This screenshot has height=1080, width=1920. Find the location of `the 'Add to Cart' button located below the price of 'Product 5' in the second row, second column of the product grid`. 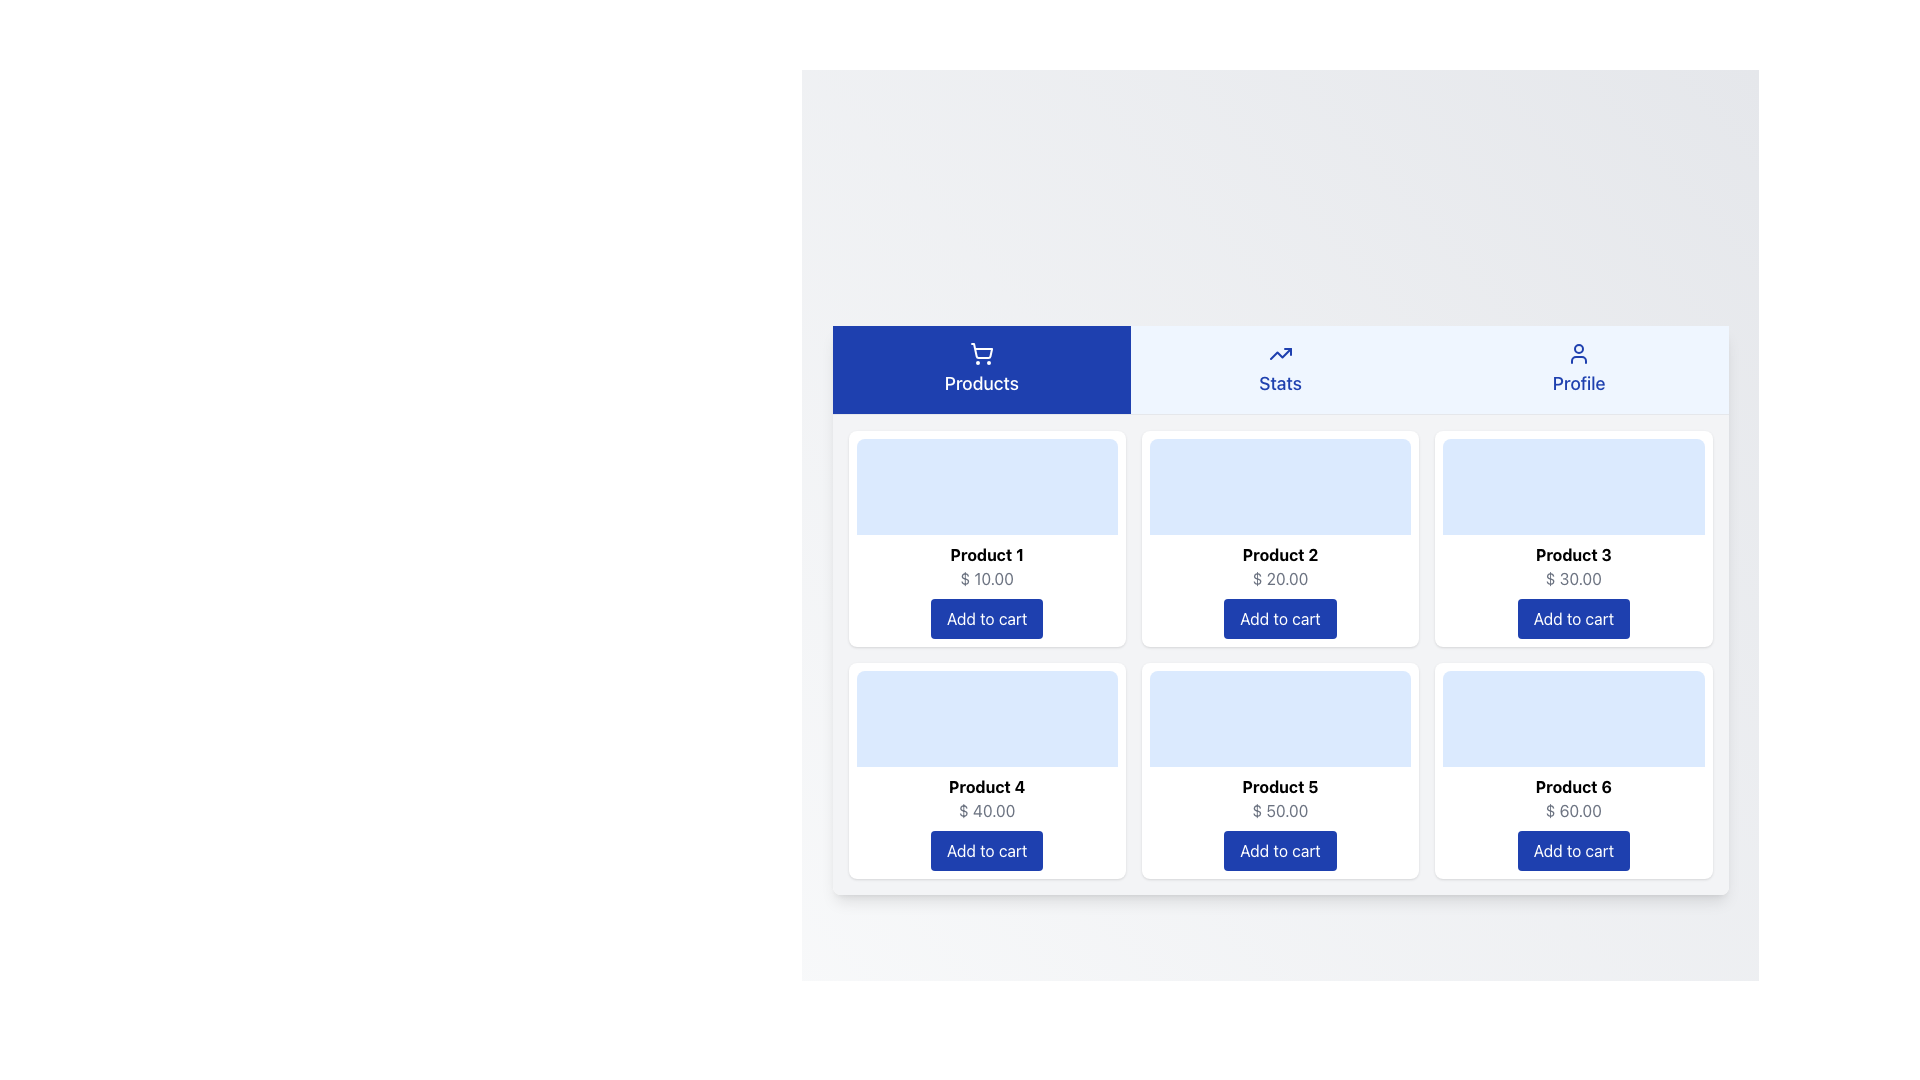

the 'Add to Cart' button located below the price of 'Product 5' in the second row, second column of the product grid is located at coordinates (1280, 850).